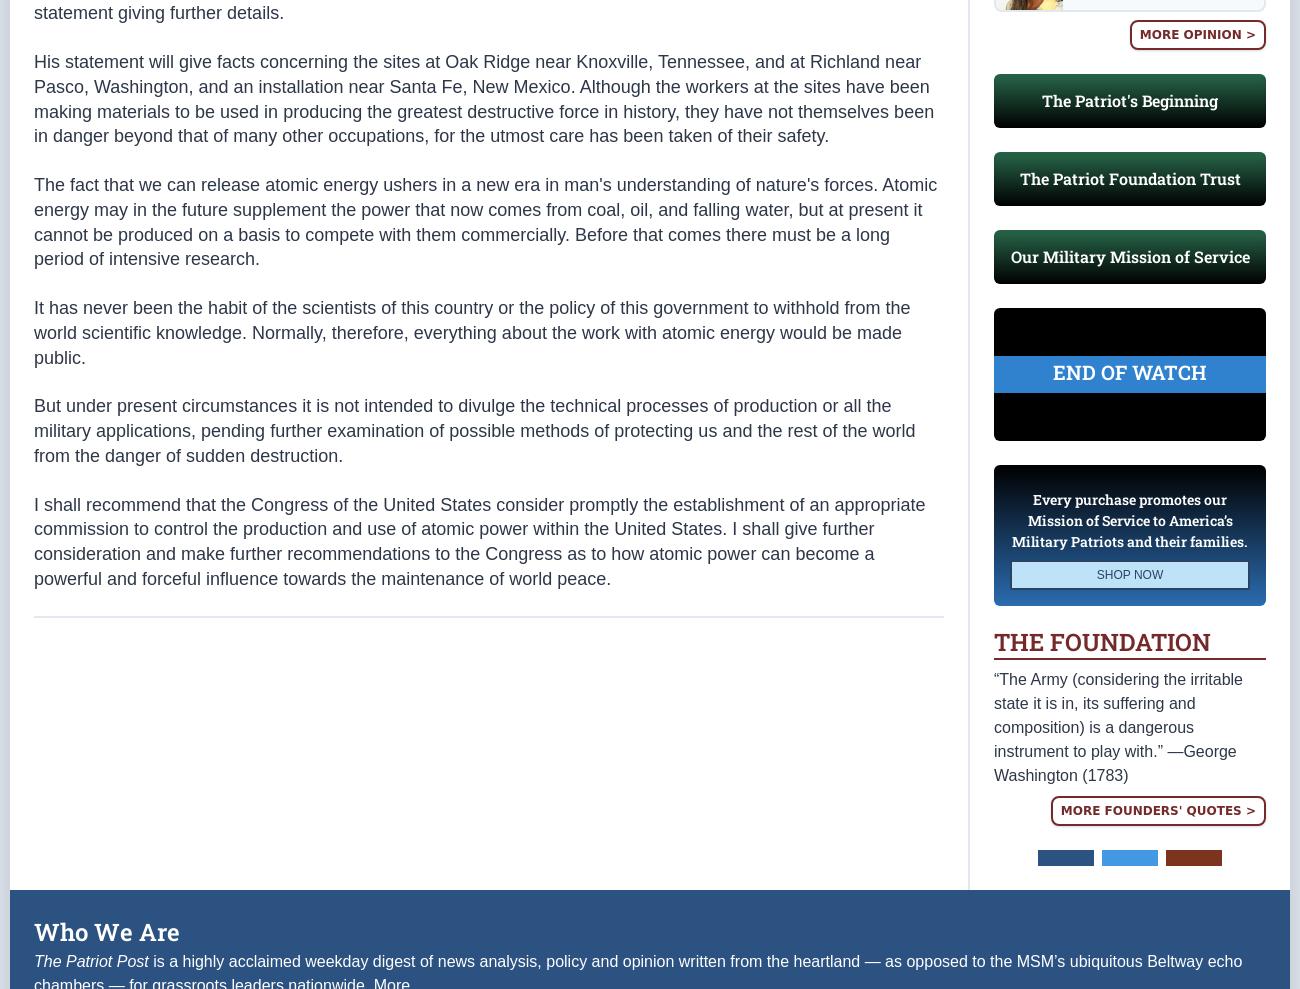  What do you see at coordinates (1101, 681) in the screenshot?
I see `'The Foundation'` at bounding box center [1101, 681].